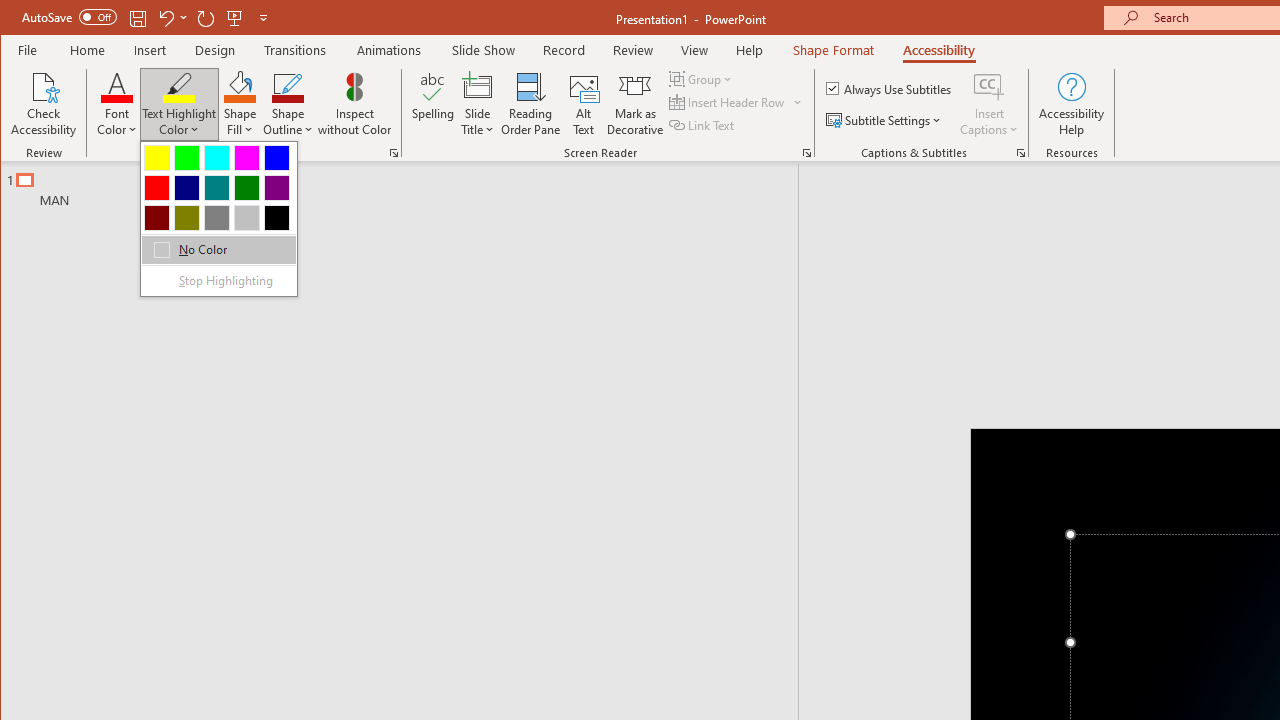  I want to click on 'Group', so click(702, 78).